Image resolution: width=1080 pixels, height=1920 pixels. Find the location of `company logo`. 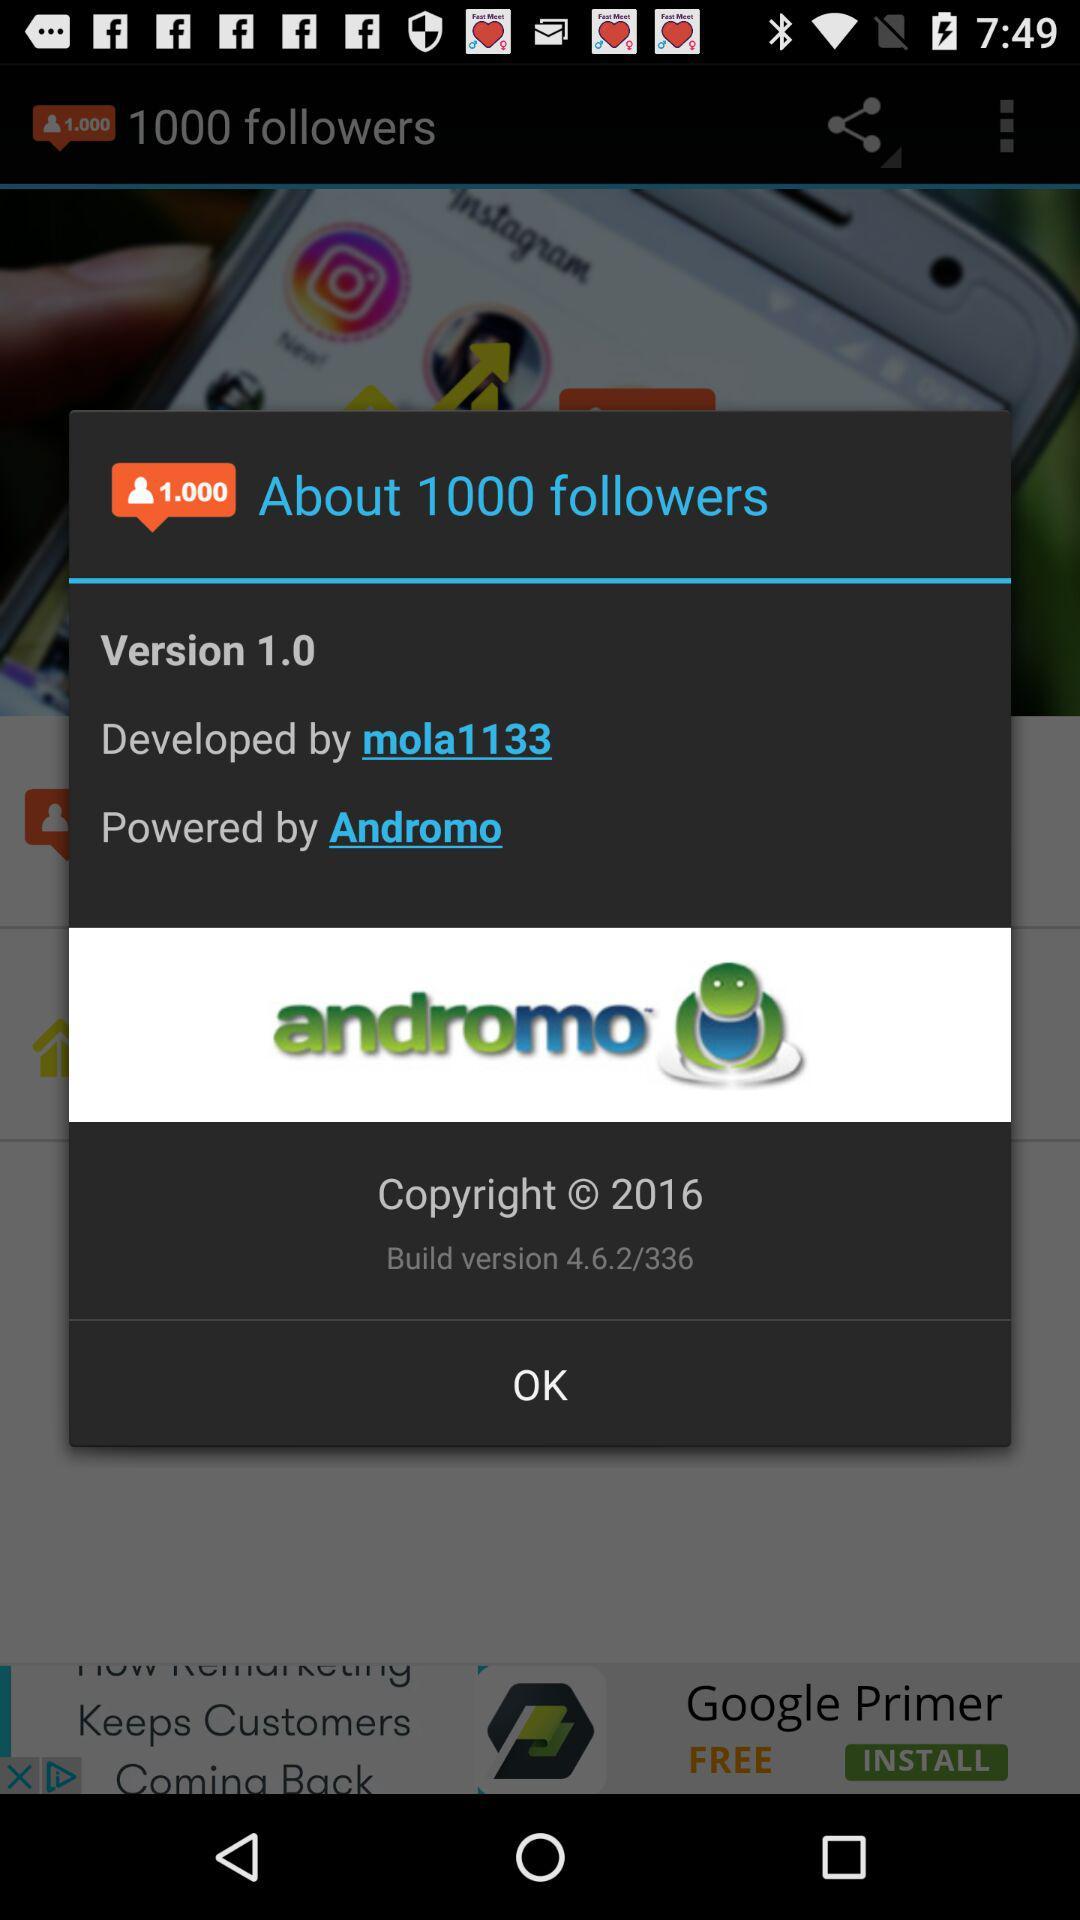

company logo is located at coordinates (538, 1024).